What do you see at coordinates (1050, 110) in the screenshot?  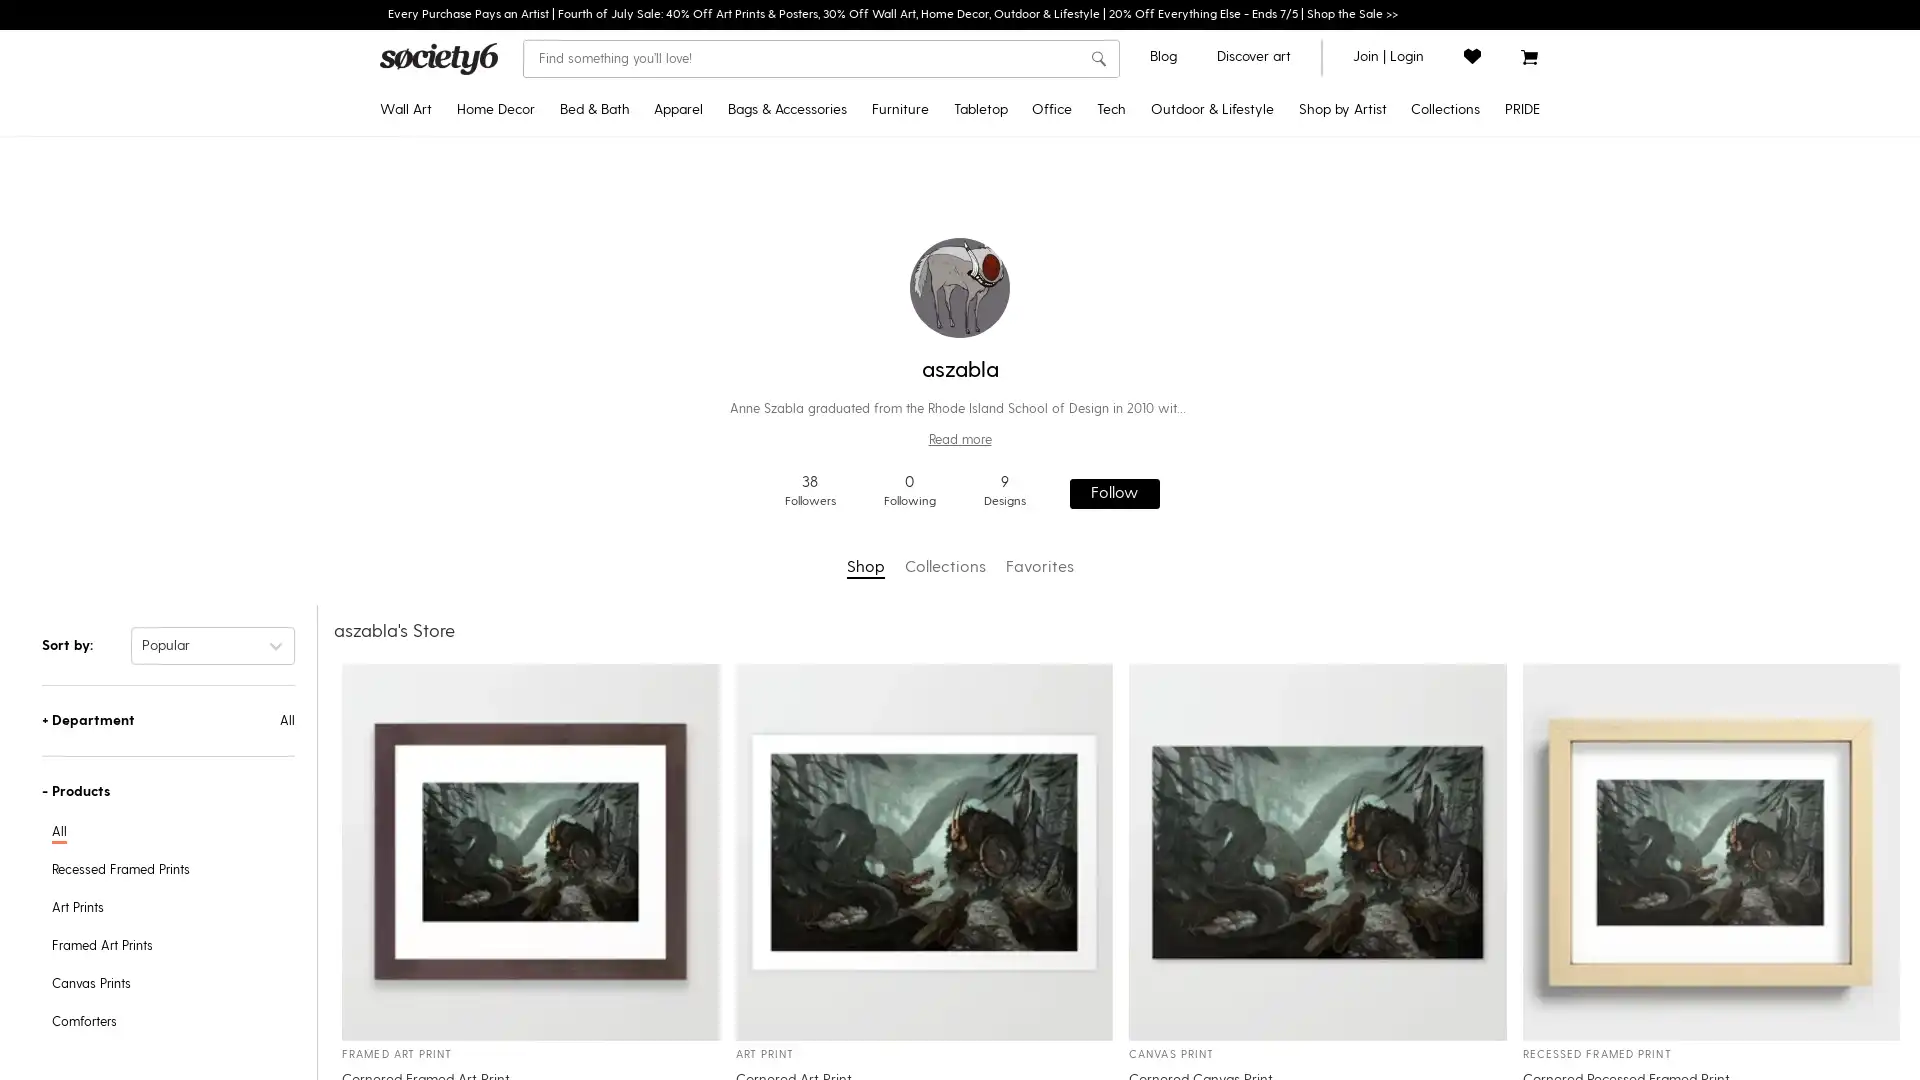 I see `Office` at bounding box center [1050, 110].